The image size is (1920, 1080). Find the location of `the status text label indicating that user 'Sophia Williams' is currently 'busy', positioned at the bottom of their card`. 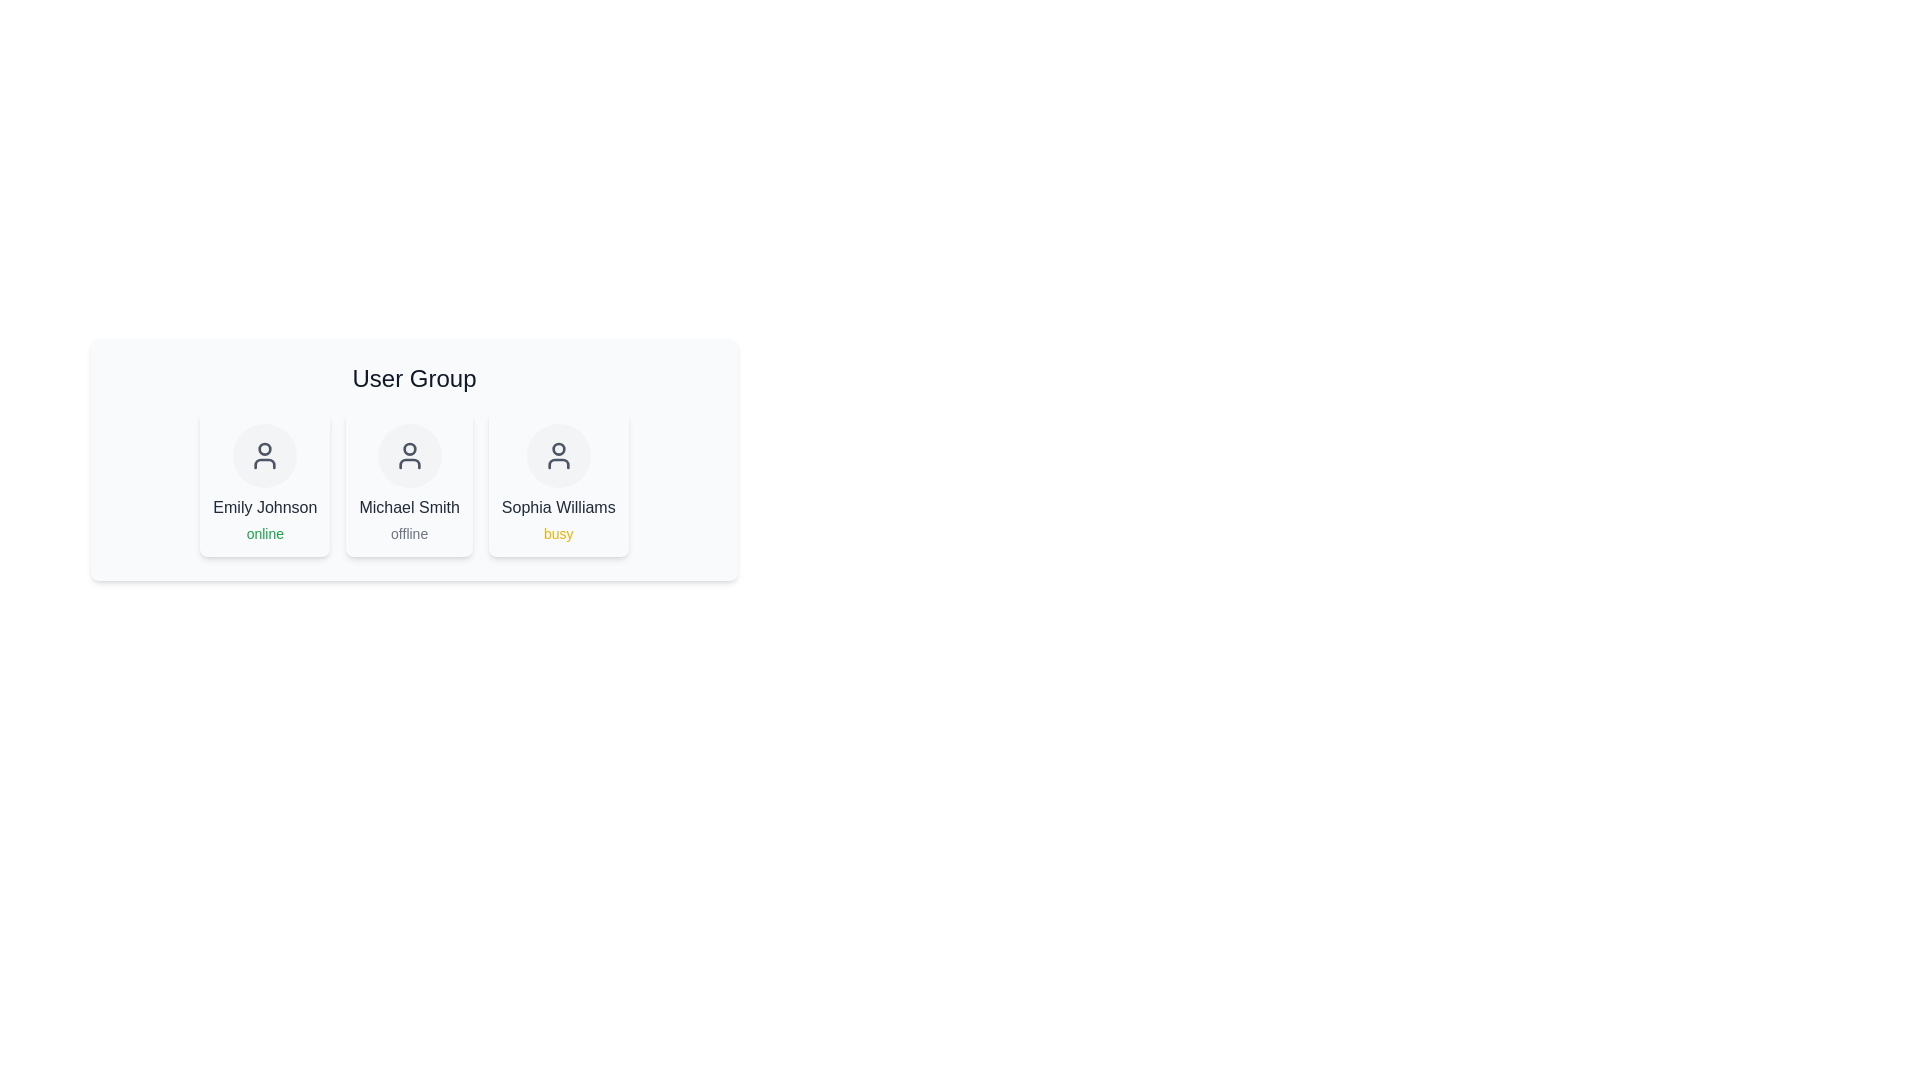

the status text label indicating that user 'Sophia Williams' is currently 'busy', positioned at the bottom of their card is located at coordinates (557, 532).